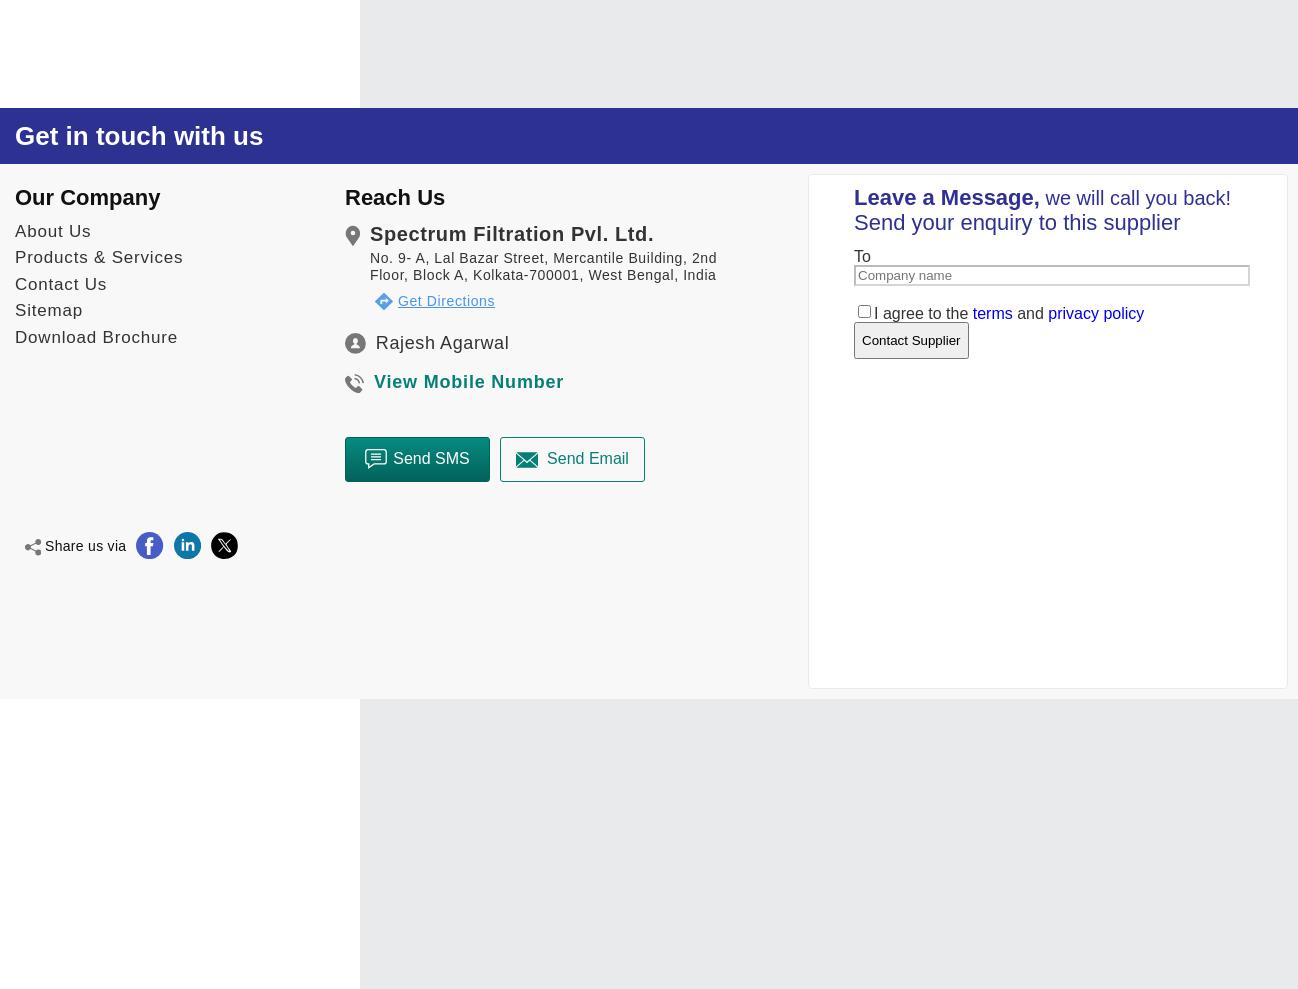  Describe the element at coordinates (440, 340) in the screenshot. I see `'Rajesh Agarwal'` at that location.